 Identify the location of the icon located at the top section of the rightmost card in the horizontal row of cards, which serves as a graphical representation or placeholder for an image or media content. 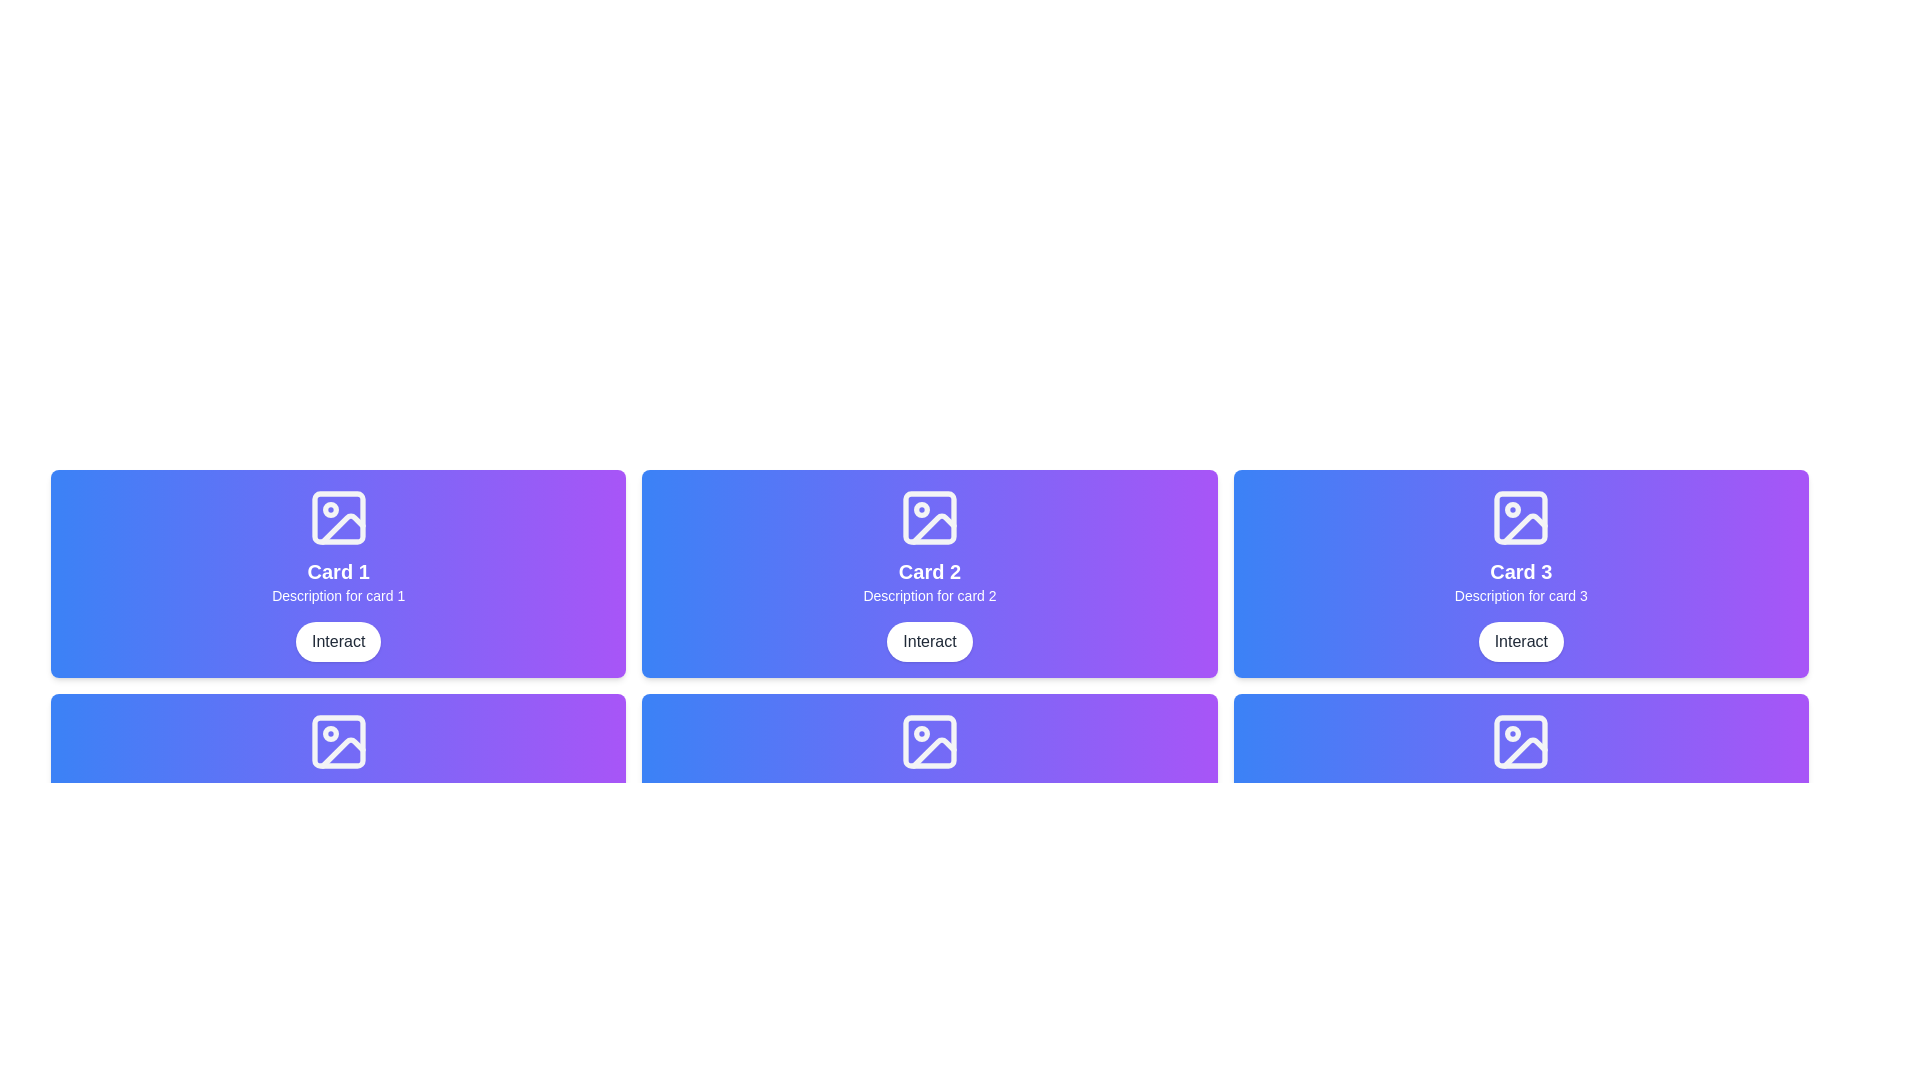
(1520, 516).